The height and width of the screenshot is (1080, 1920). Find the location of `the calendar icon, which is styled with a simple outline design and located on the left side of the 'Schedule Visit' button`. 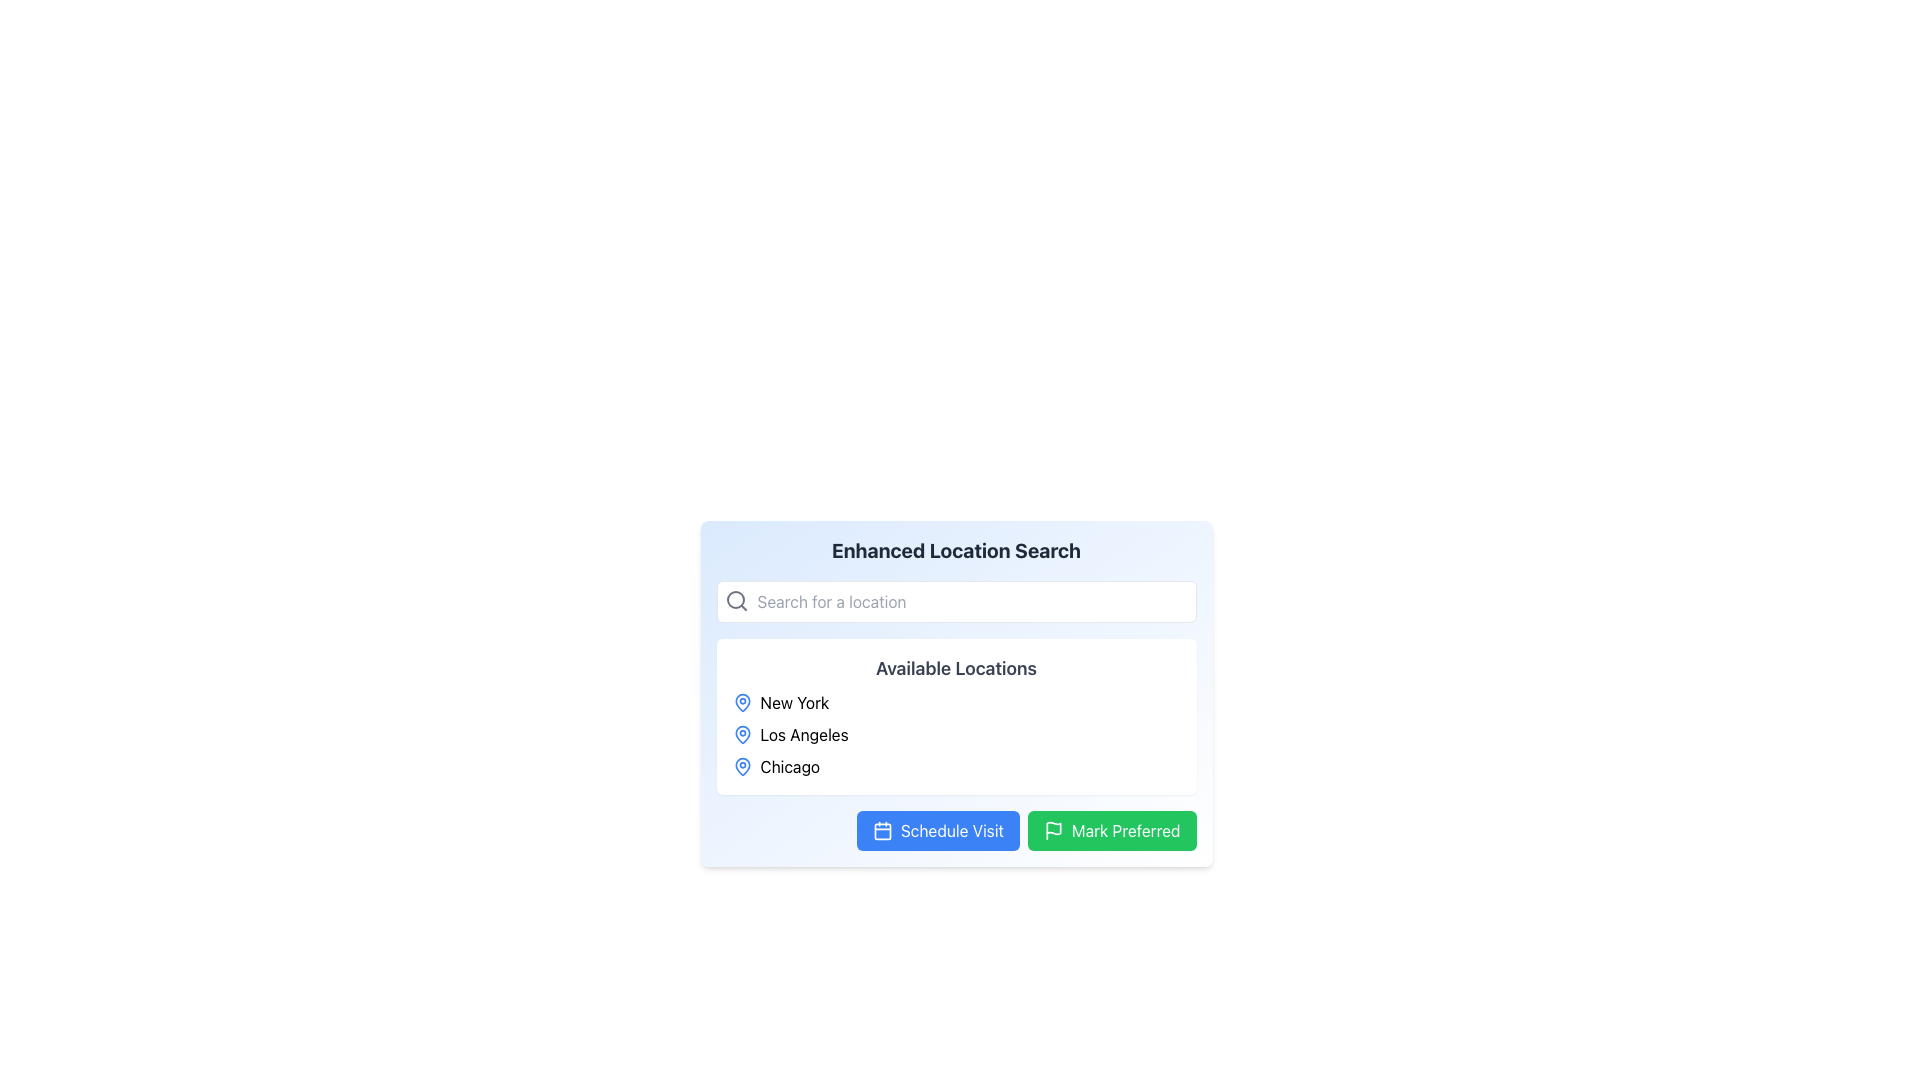

the calendar icon, which is styled with a simple outline design and located on the left side of the 'Schedule Visit' button is located at coordinates (881, 830).